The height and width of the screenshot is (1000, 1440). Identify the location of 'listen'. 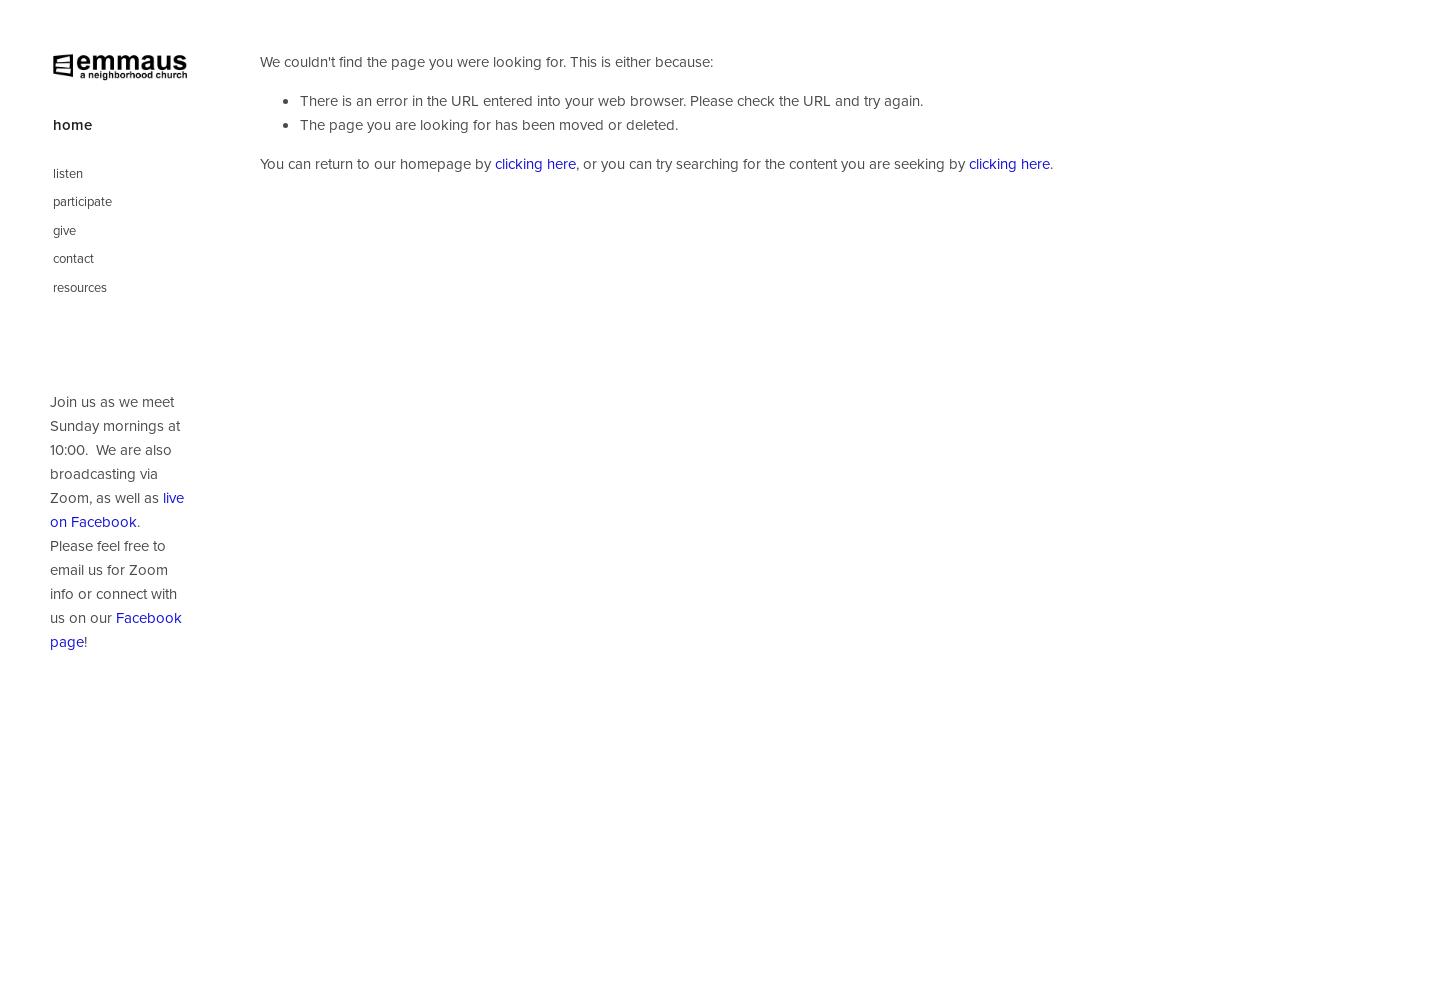
(66, 172).